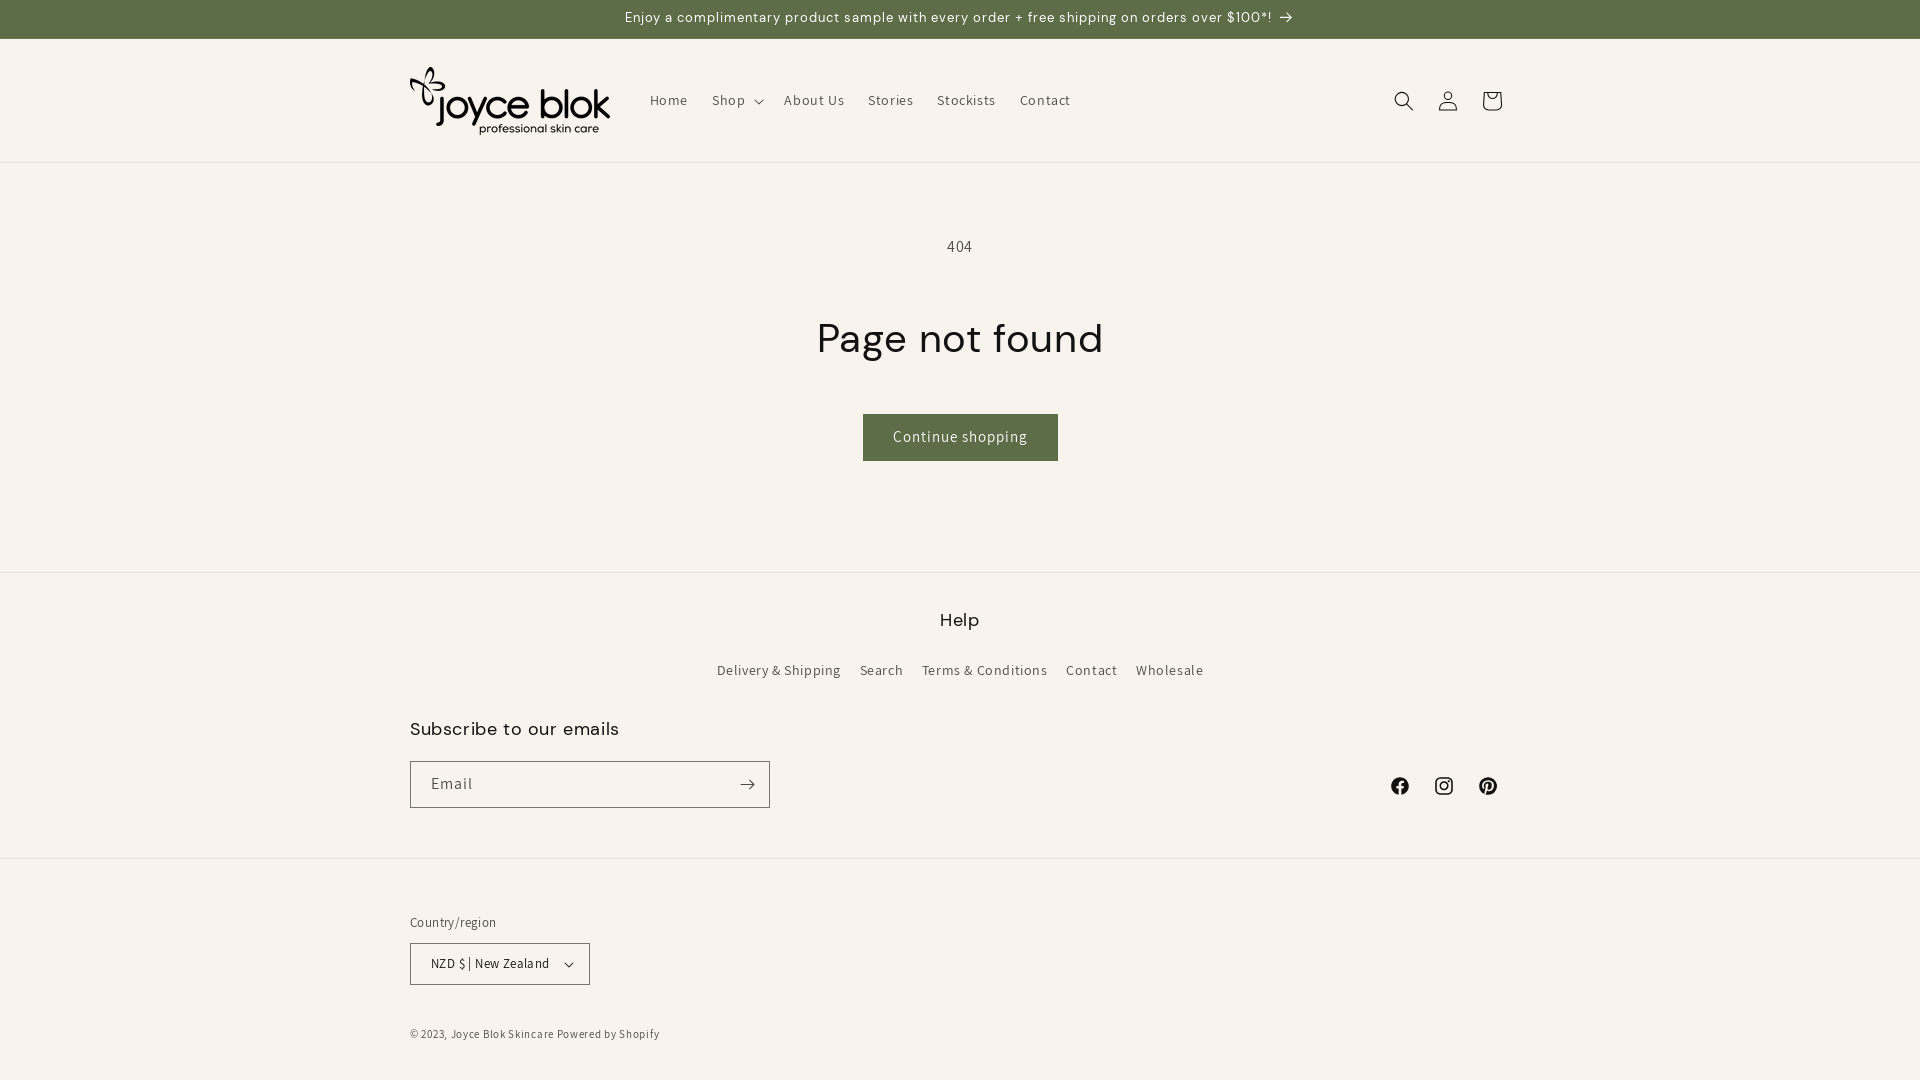  What do you see at coordinates (502, 1033) in the screenshot?
I see `'Joyce Blok Skincare'` at bounding box center [502, 1033].